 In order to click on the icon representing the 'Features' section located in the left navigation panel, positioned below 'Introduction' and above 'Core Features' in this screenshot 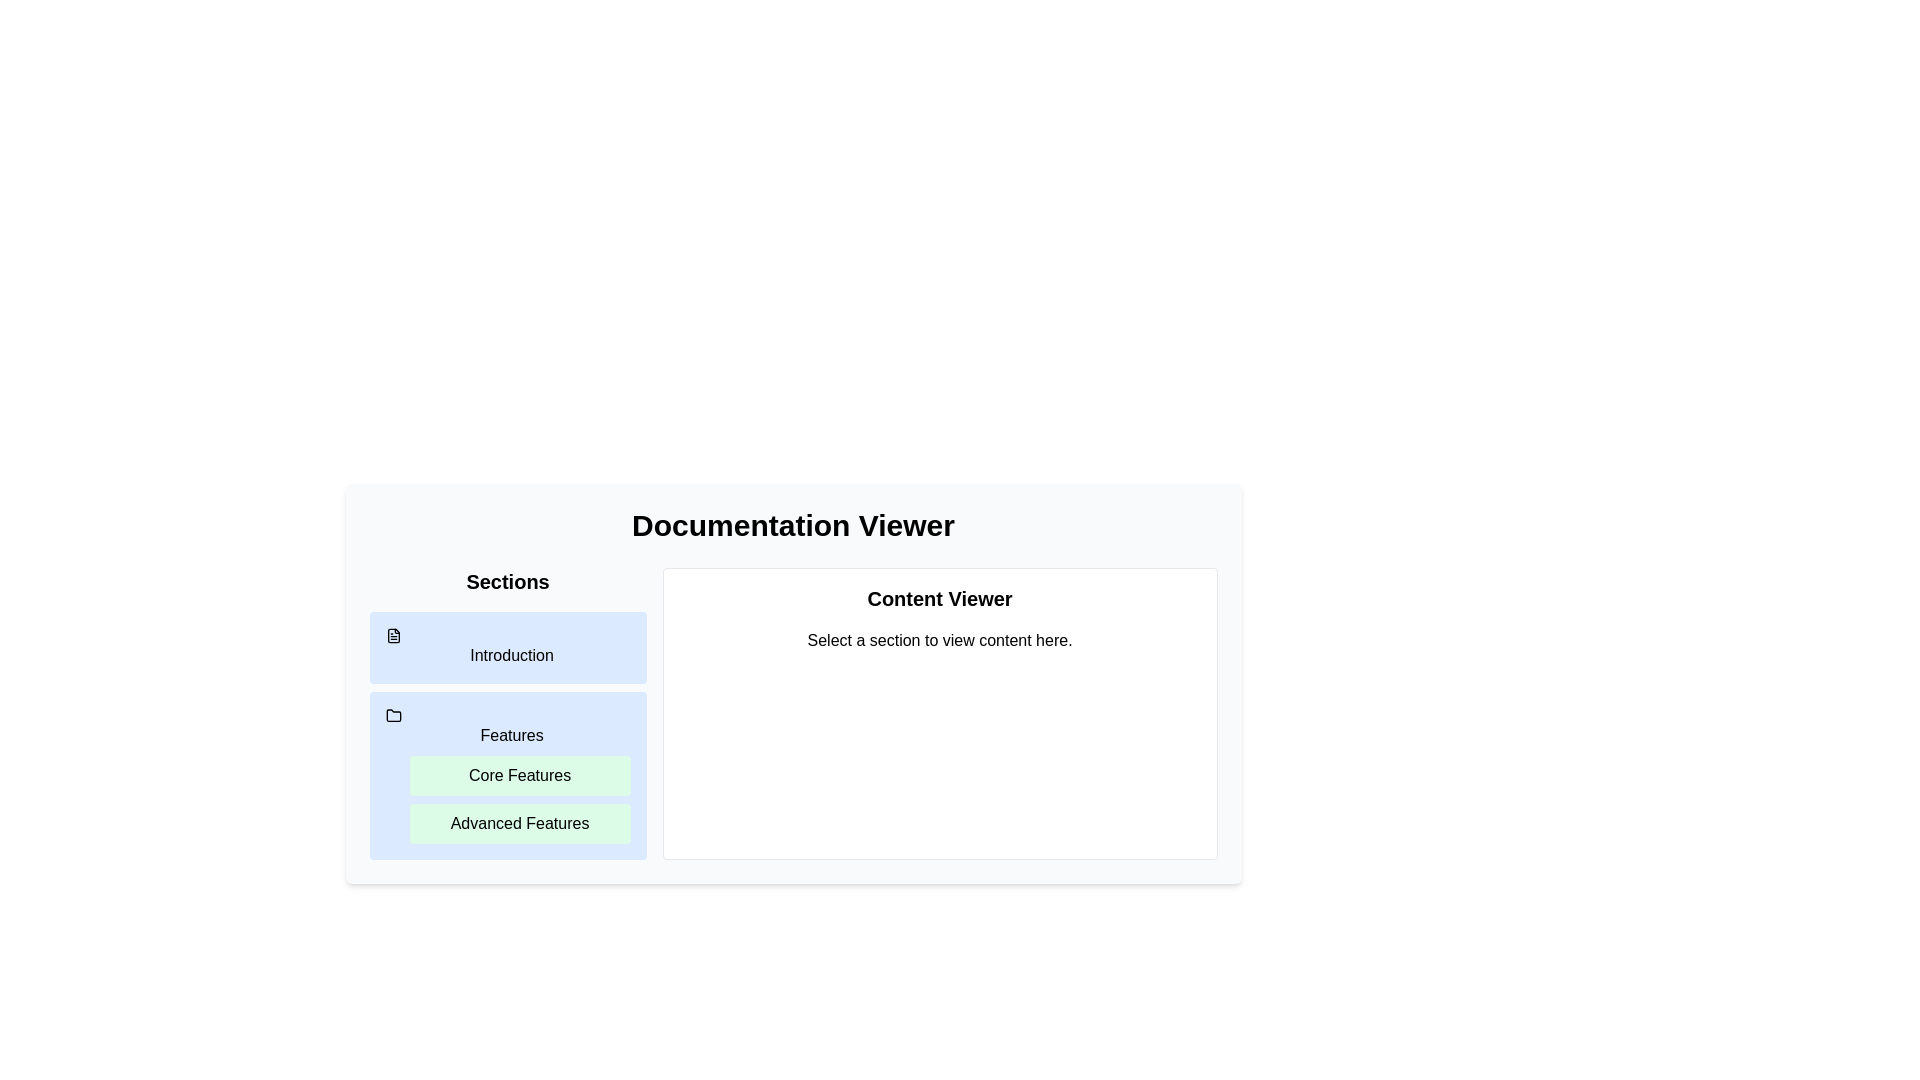, I will do `click(393, 714)`.